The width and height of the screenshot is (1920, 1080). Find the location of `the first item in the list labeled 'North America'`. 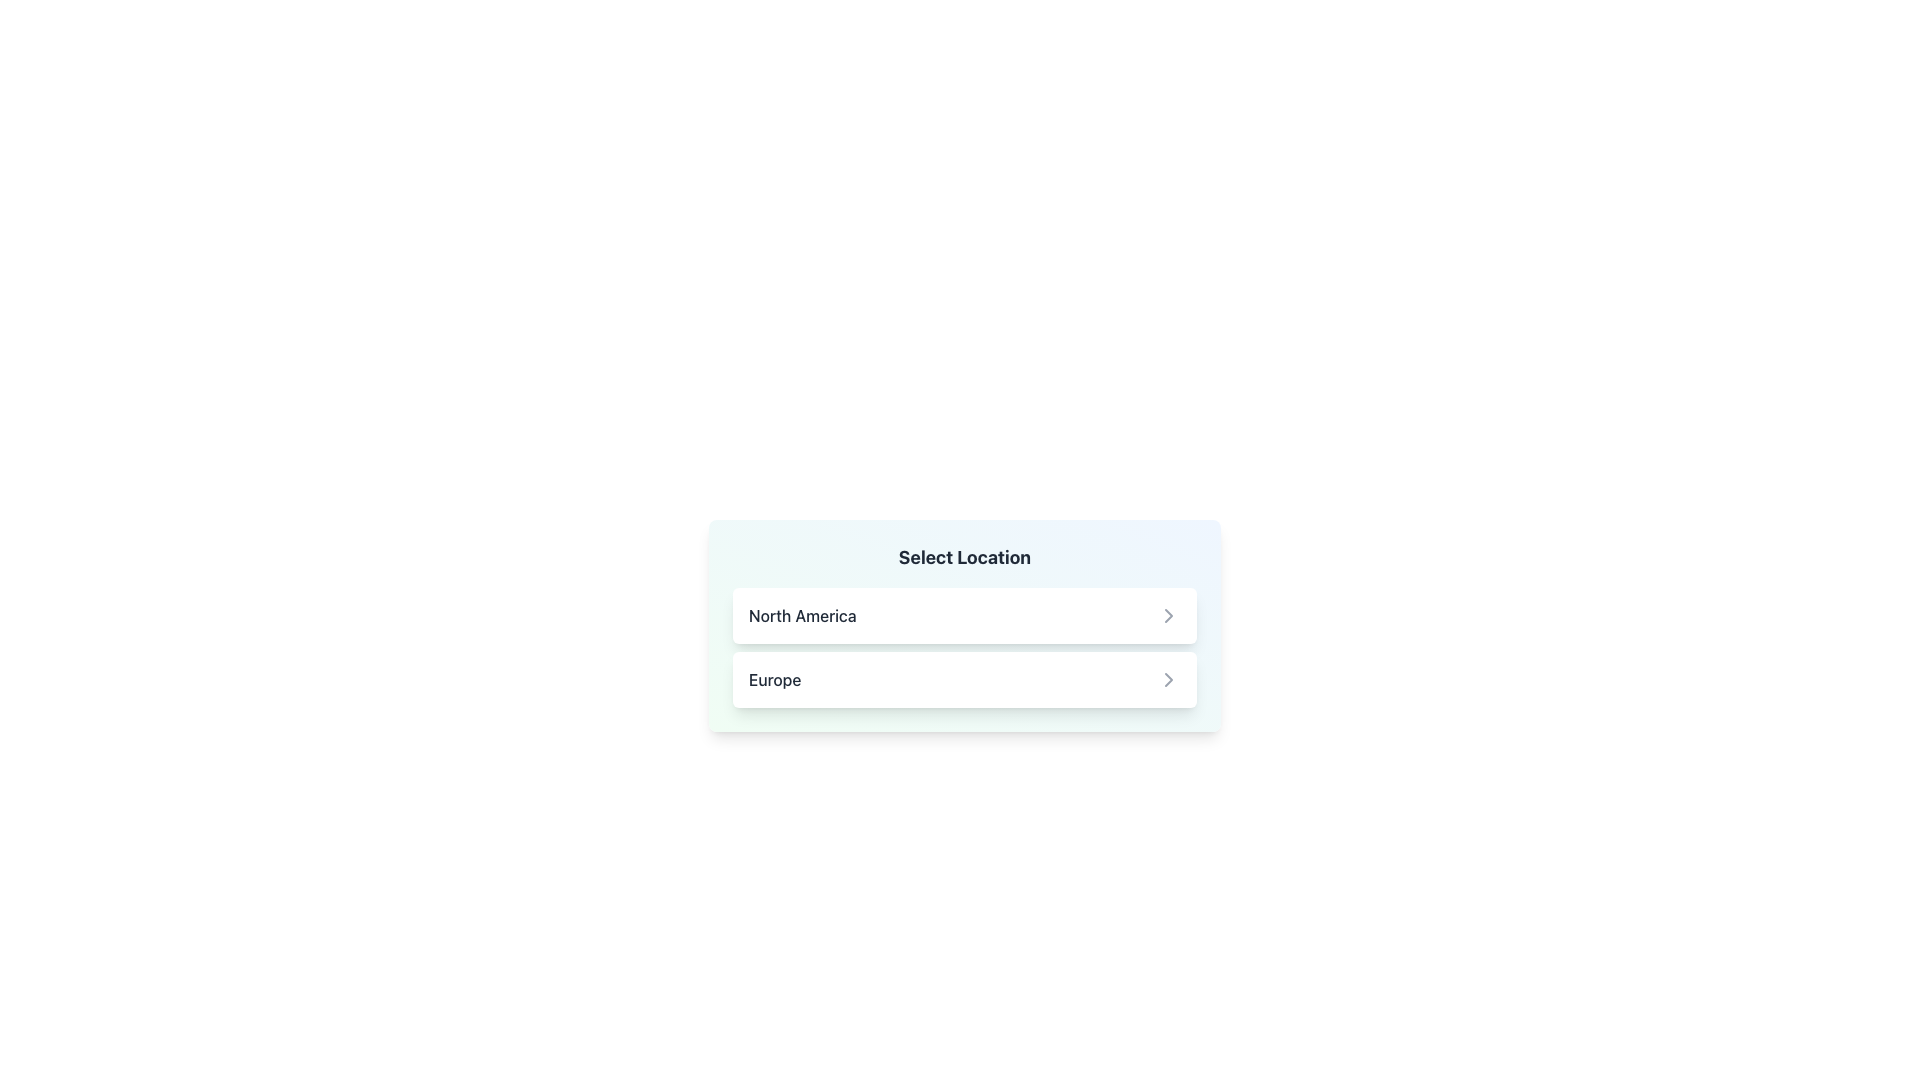

the first item in the list labeled 'North America' is located at coordinates (964, 615).